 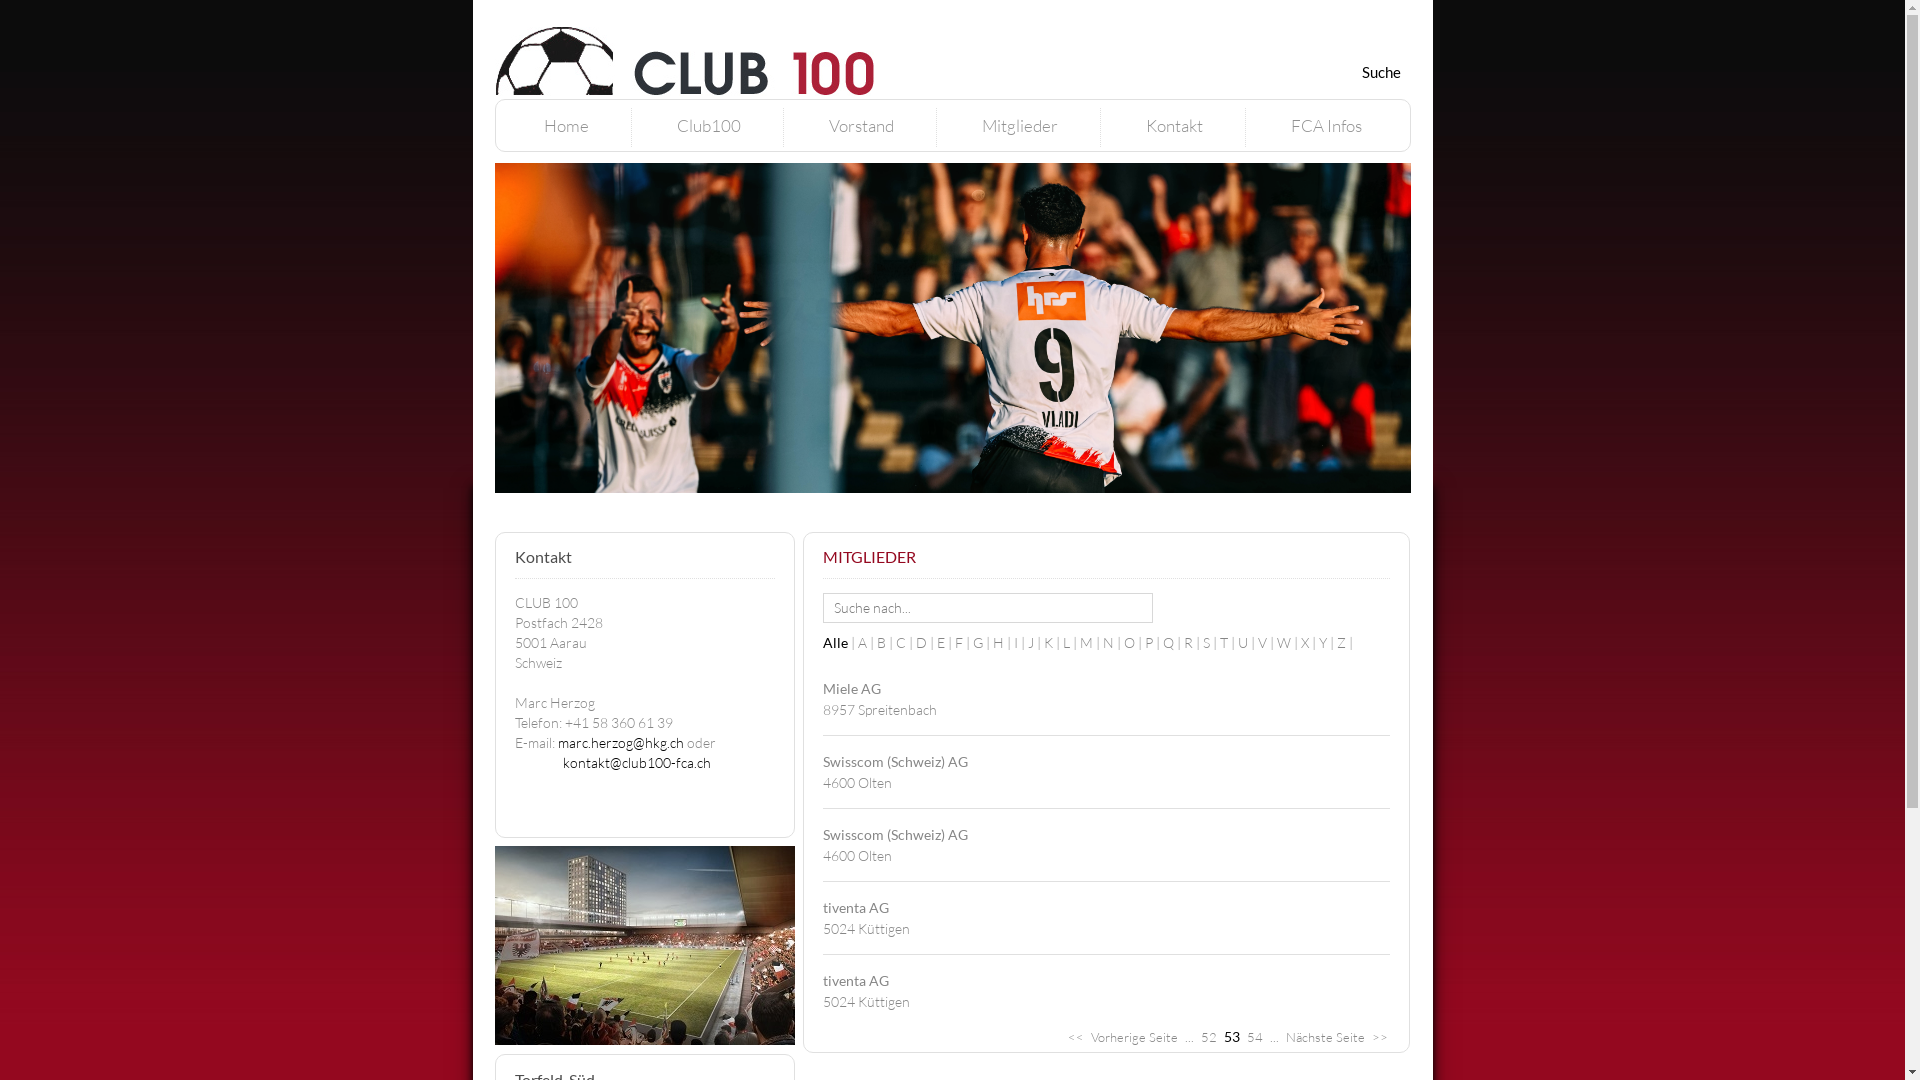 What do you see at coordinates (893, 834) in the screenshot?
I see `'Swisscom (Schweiz) AG'` at bounding box center [893, 834].